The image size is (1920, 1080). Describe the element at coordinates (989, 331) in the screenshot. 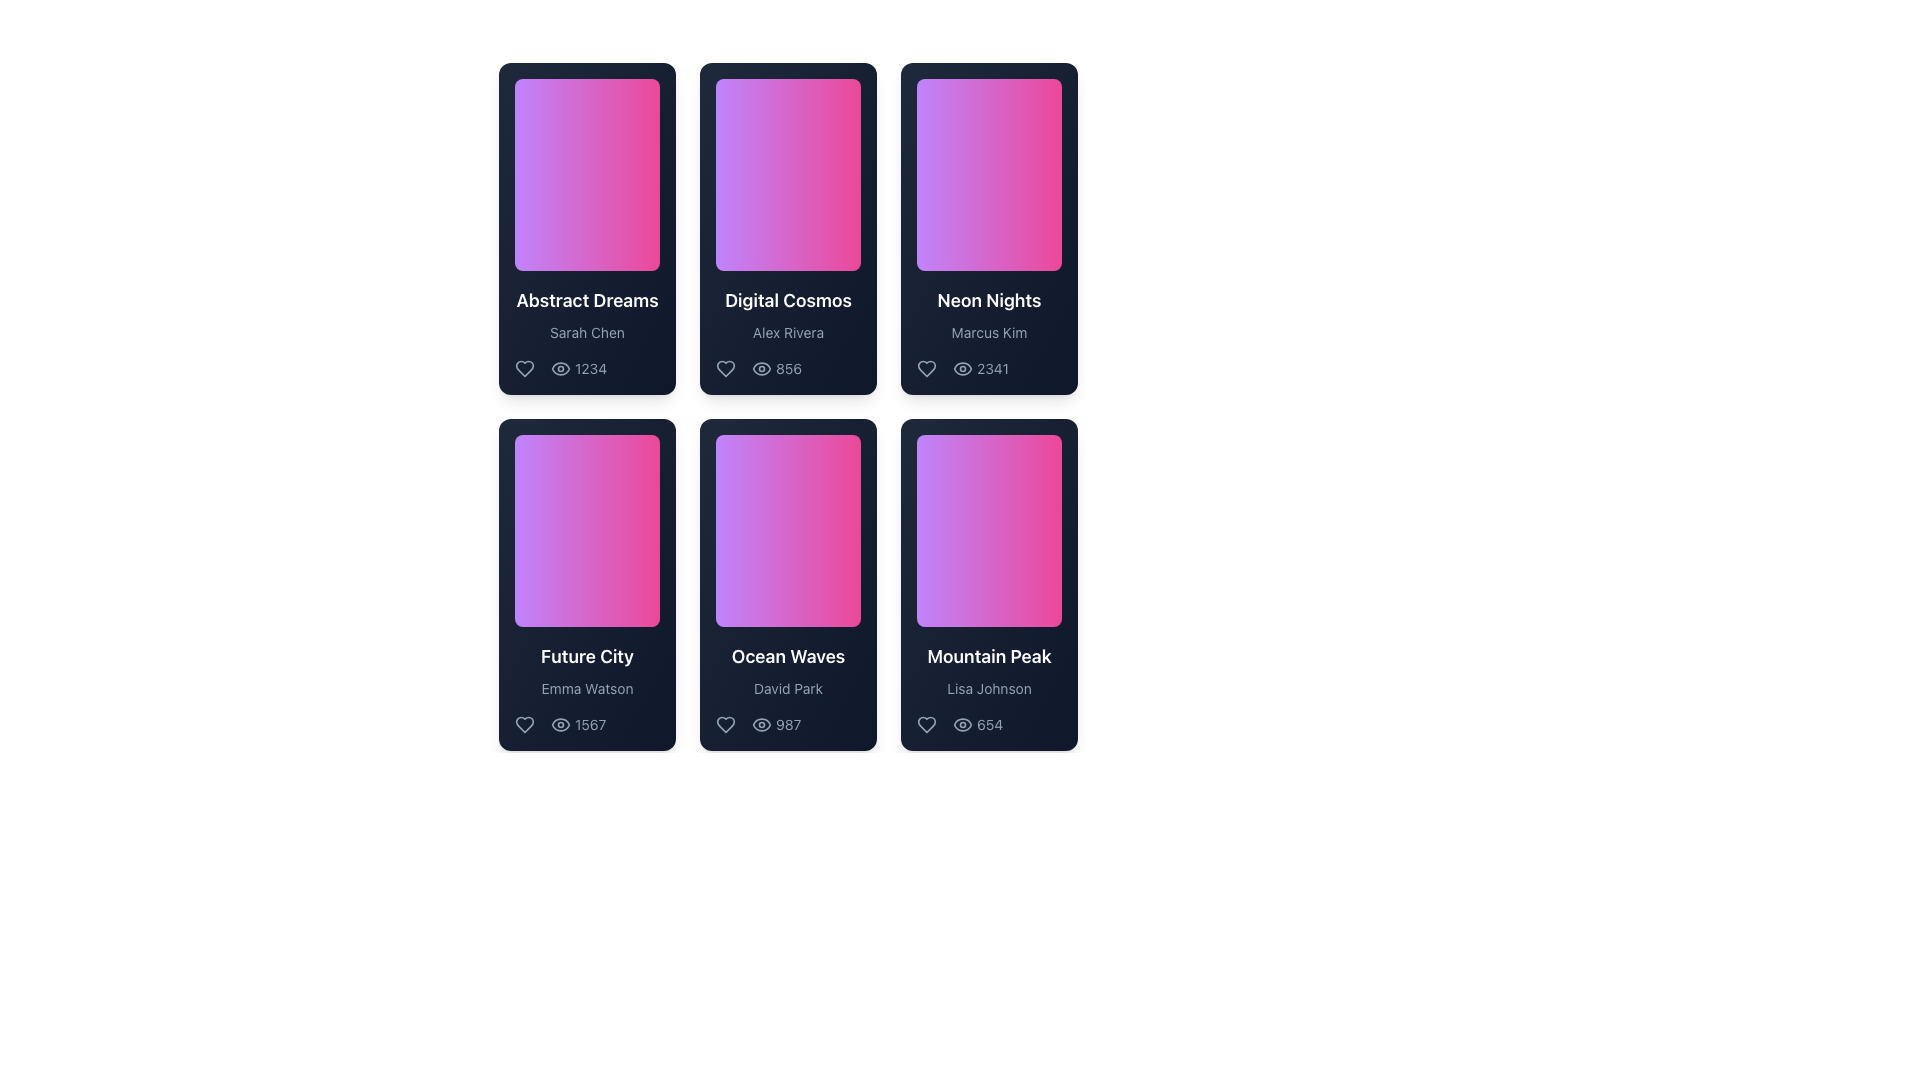

I see `the text element displaying the name 'Marcus Kim', which is styled in slate gray and positioned beneath the title 'Neon Nights'` at that location.